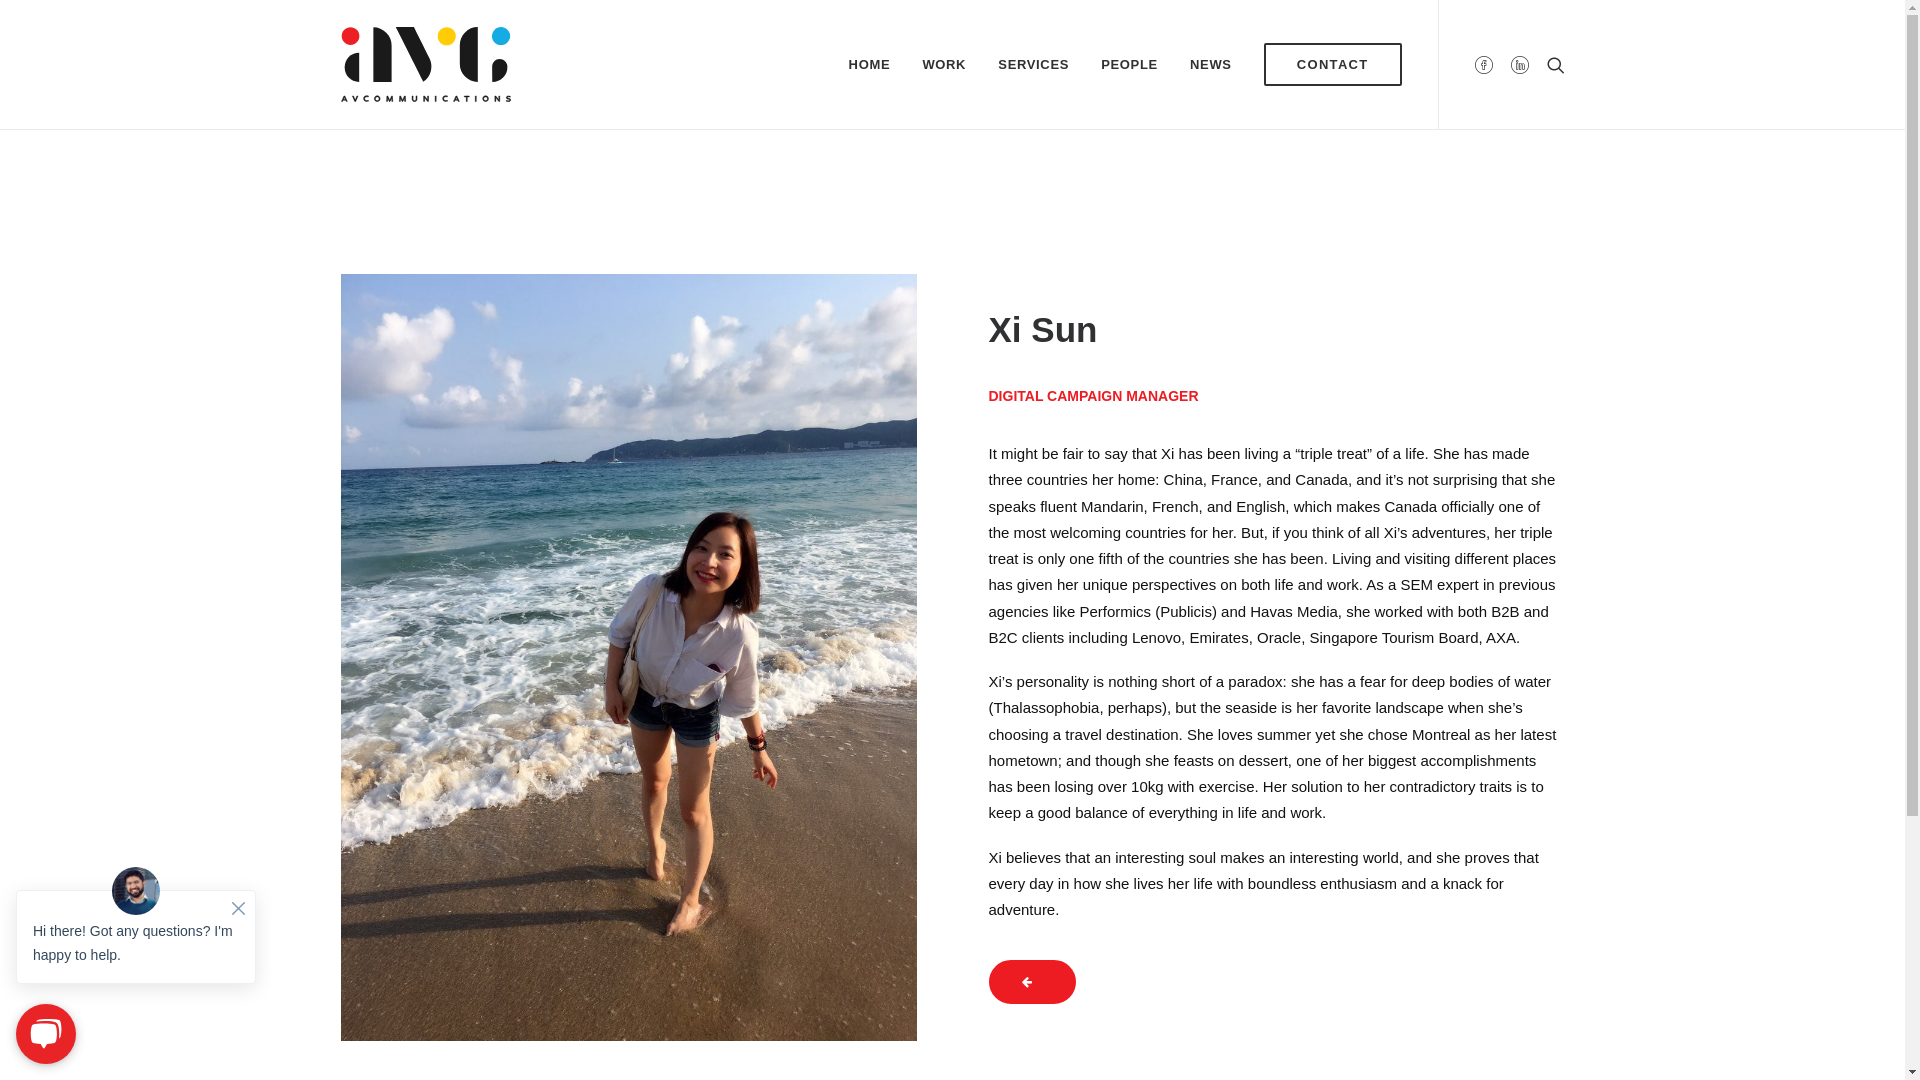  What do you see at coordinates (1129, 63) in the screenshot?
I see `'PEOPLE'` at bounding box center [1129, 63].